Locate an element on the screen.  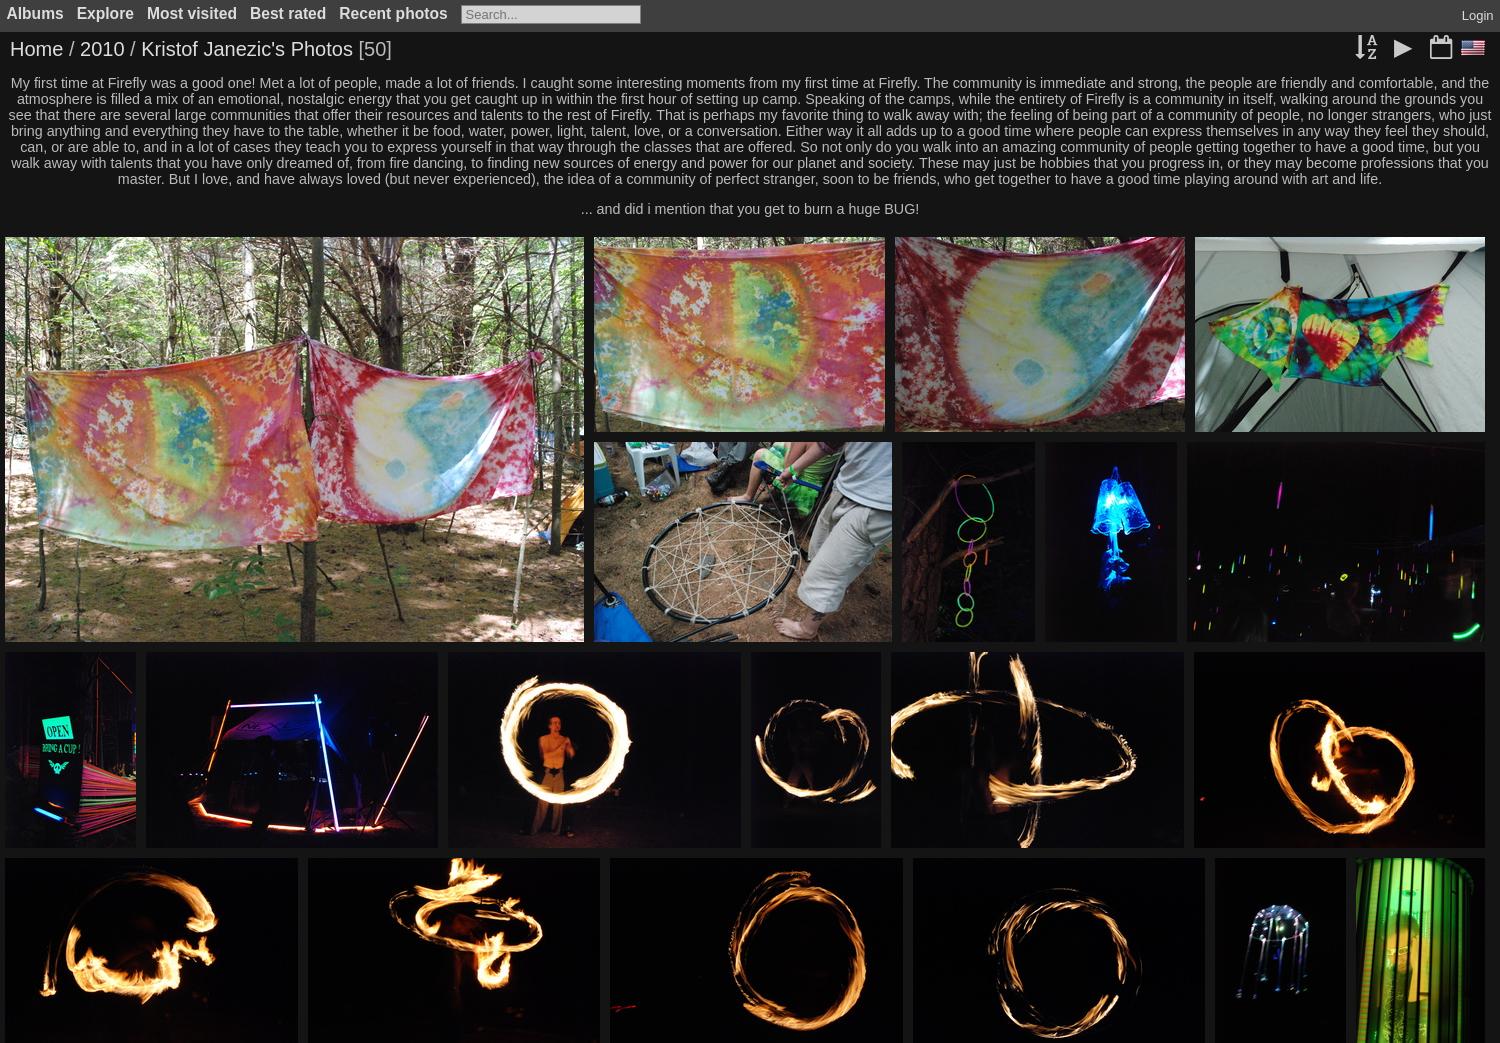
'IMG 90' is located at coordinates (971, 655).